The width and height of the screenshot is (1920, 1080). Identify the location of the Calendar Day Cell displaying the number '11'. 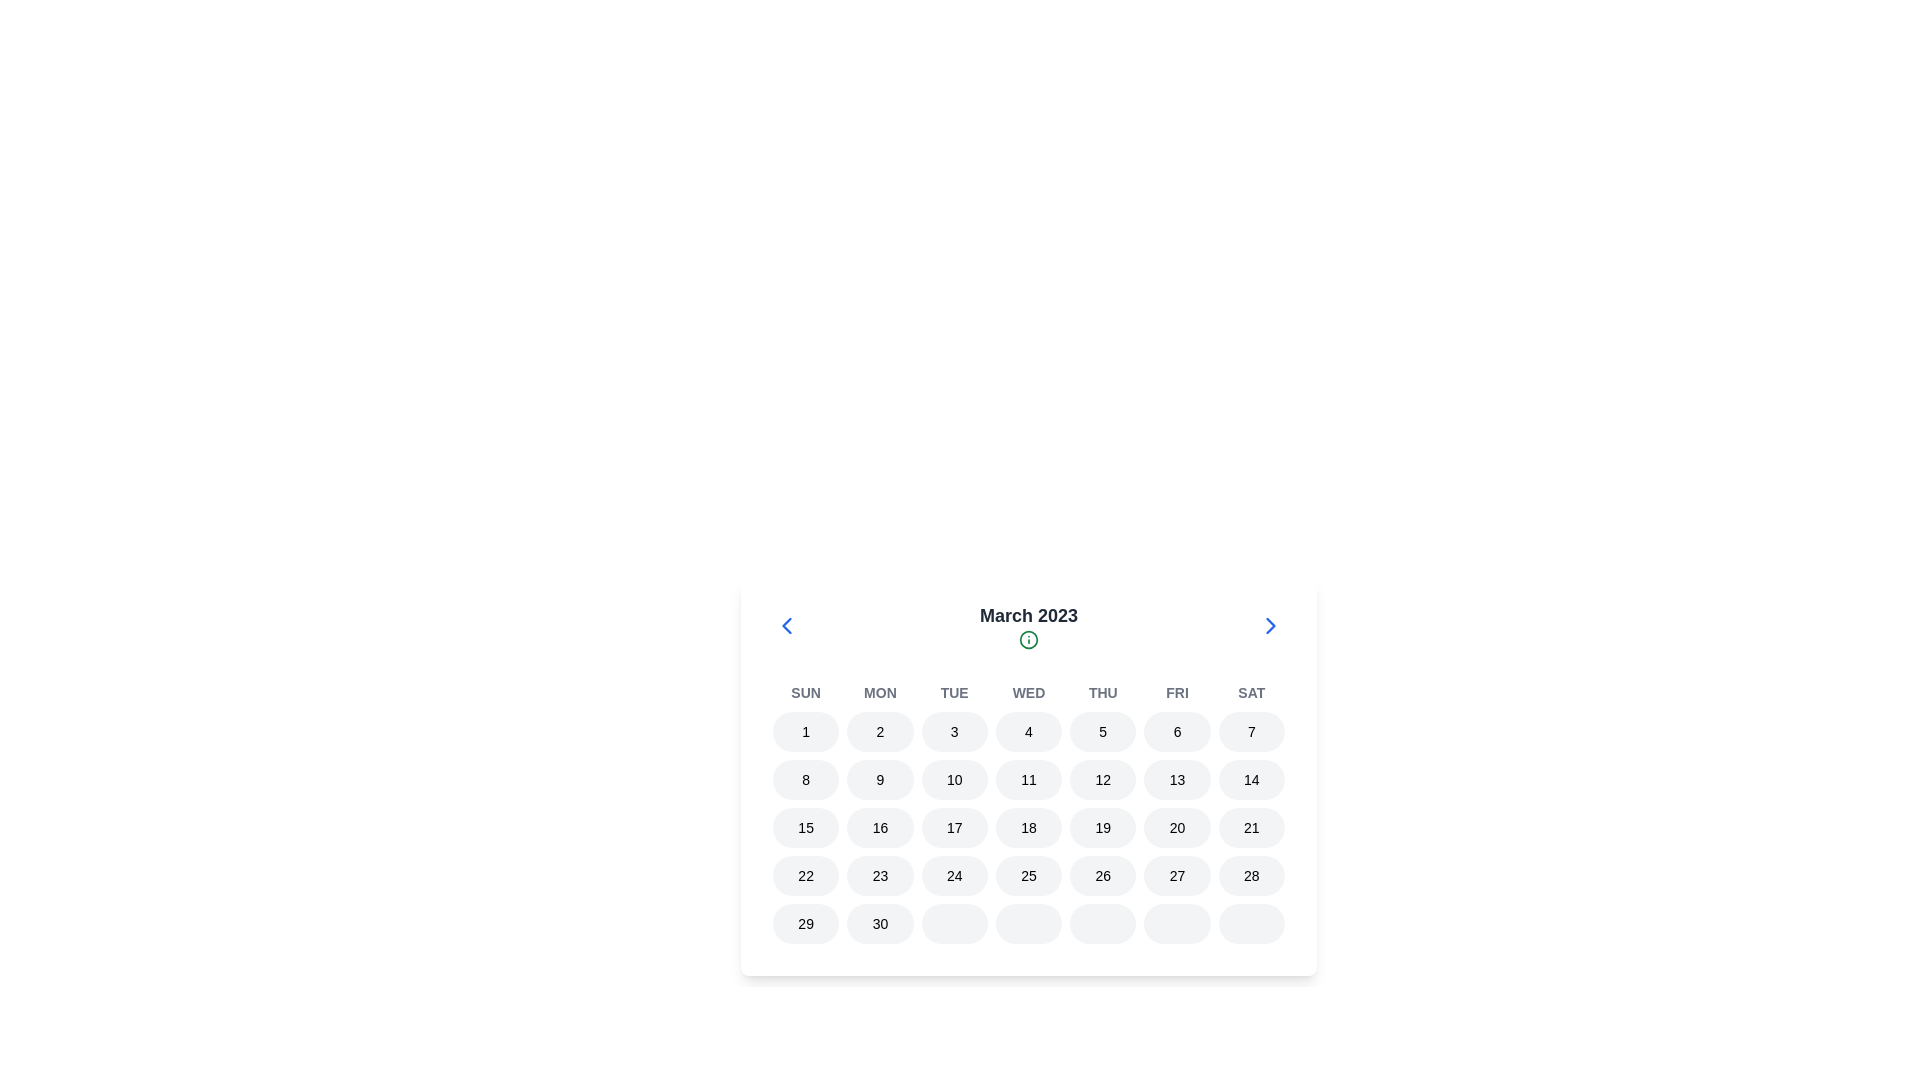
(1027, 778).